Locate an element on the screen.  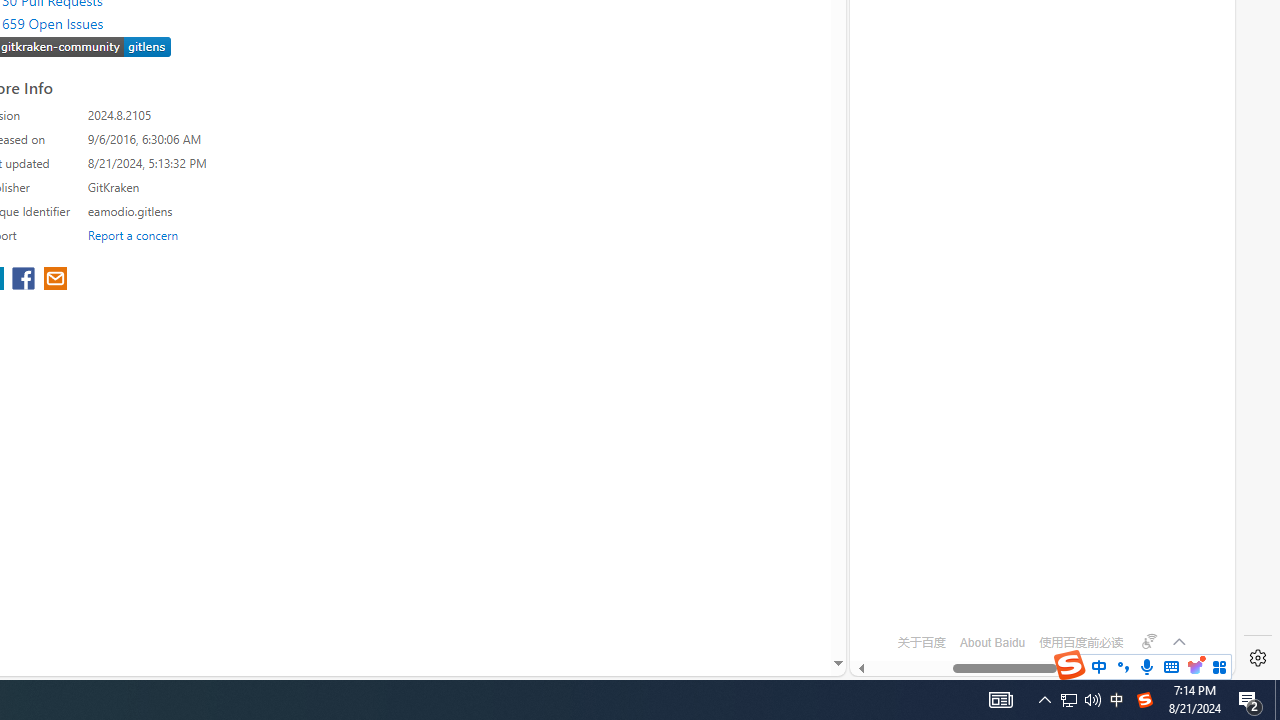
'share extension on email' is located at coordinates (55, 280).